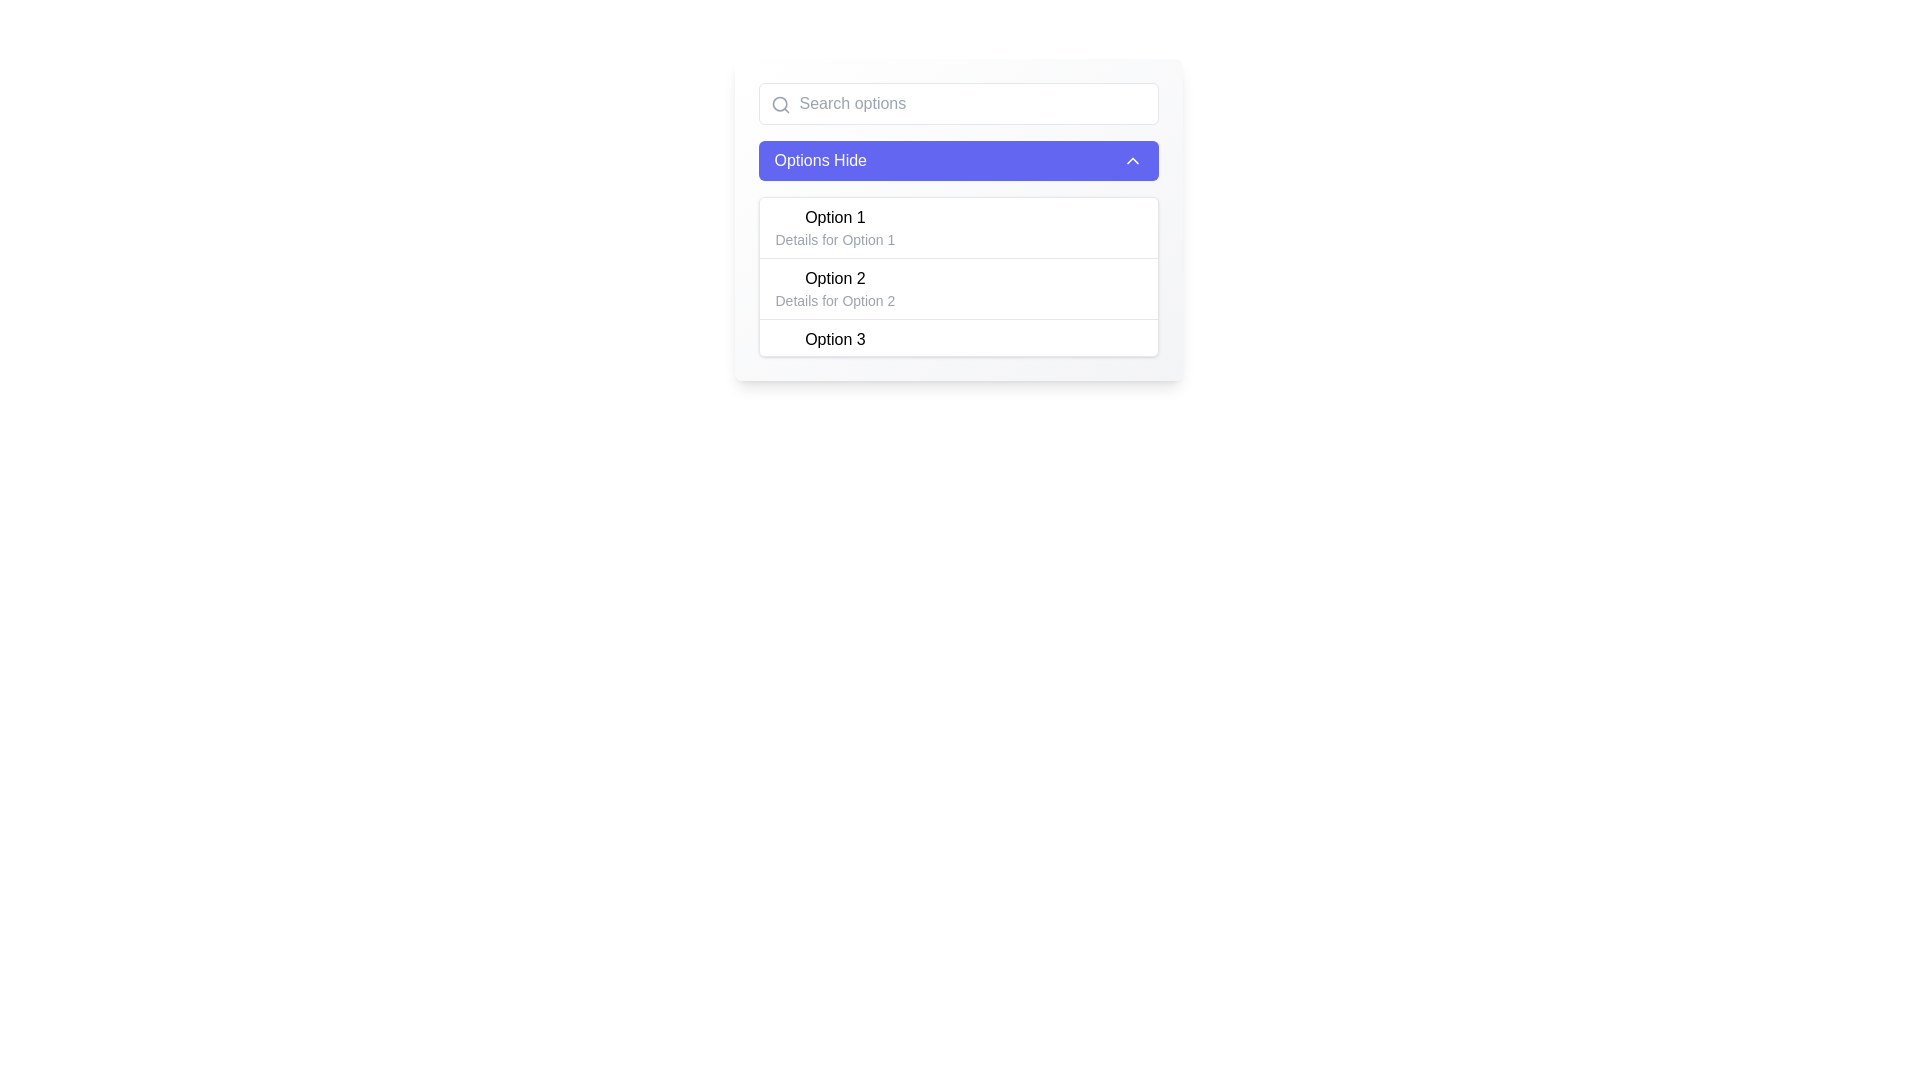 The width and height of the screenshot is (1920, 1080). What do you see at coordinates (957, 348) in the screenshot?
I see `the third selectable option in the dropdown menu labeled 'Option 3'` at bounding box center [957, 348].